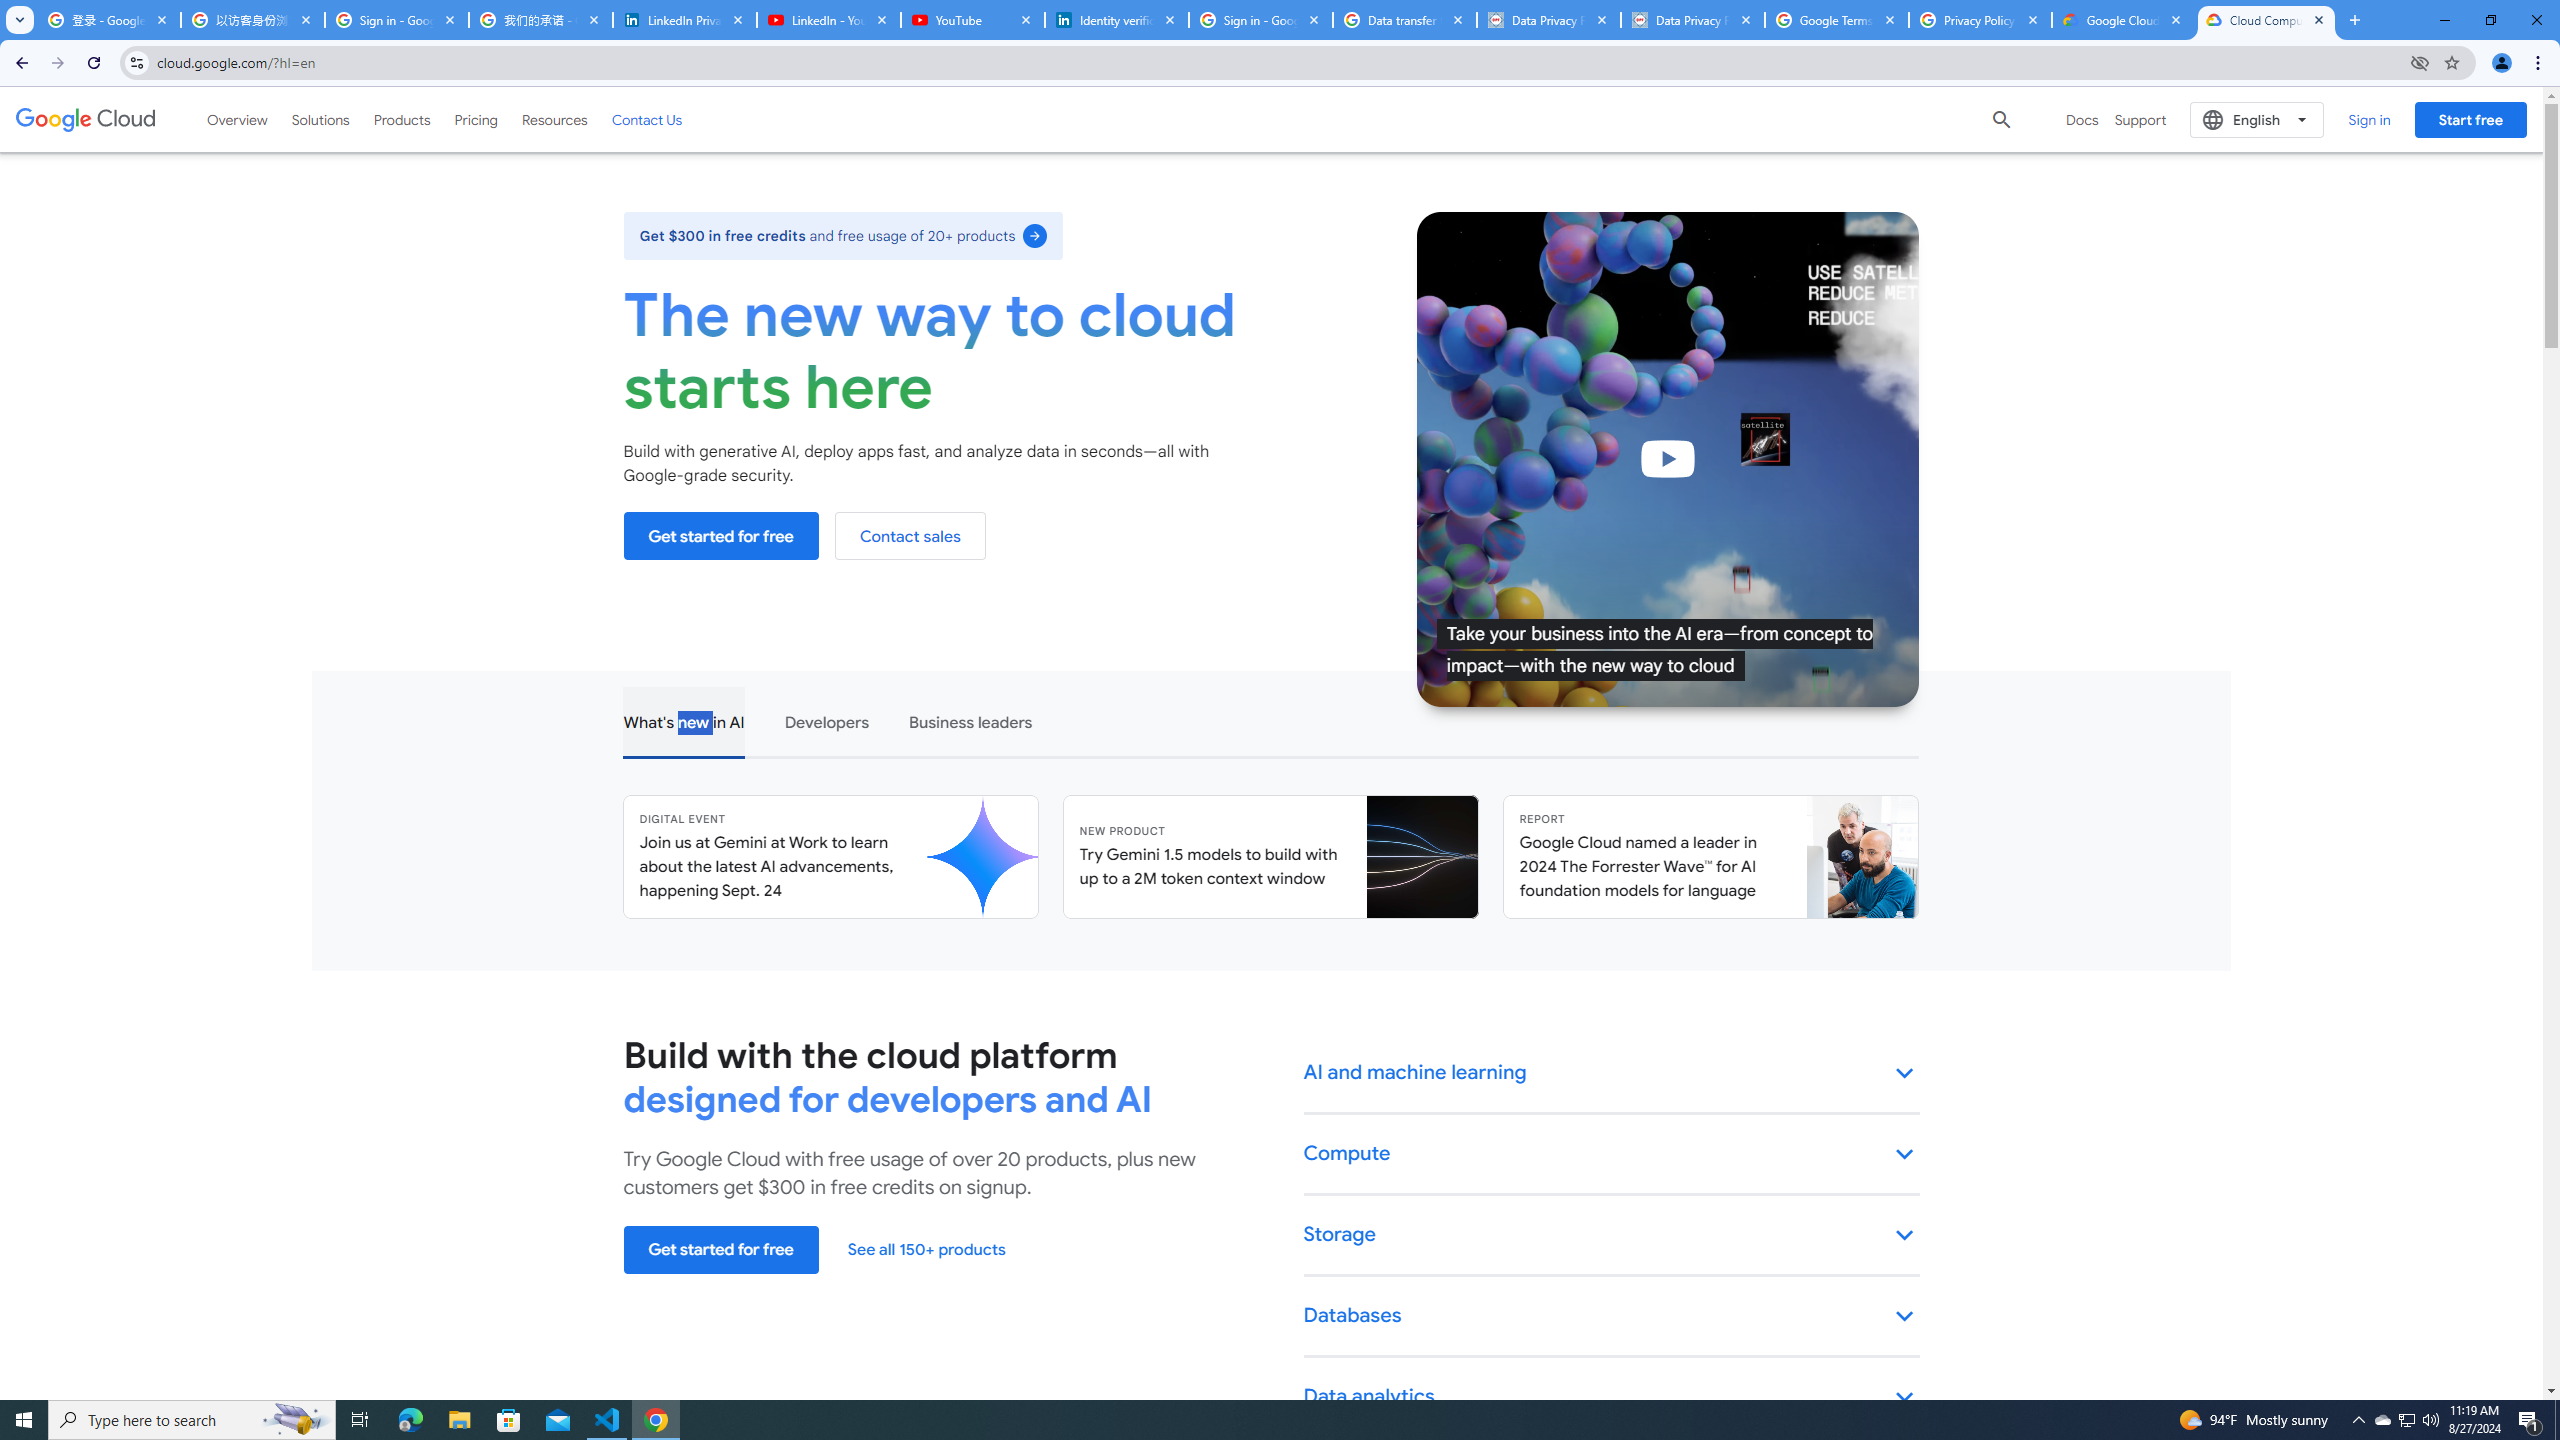  Describe the element at coordinates (1610, 1315) in the screenshot. I see `'Databases keyboard_arrow_down'` at that location.